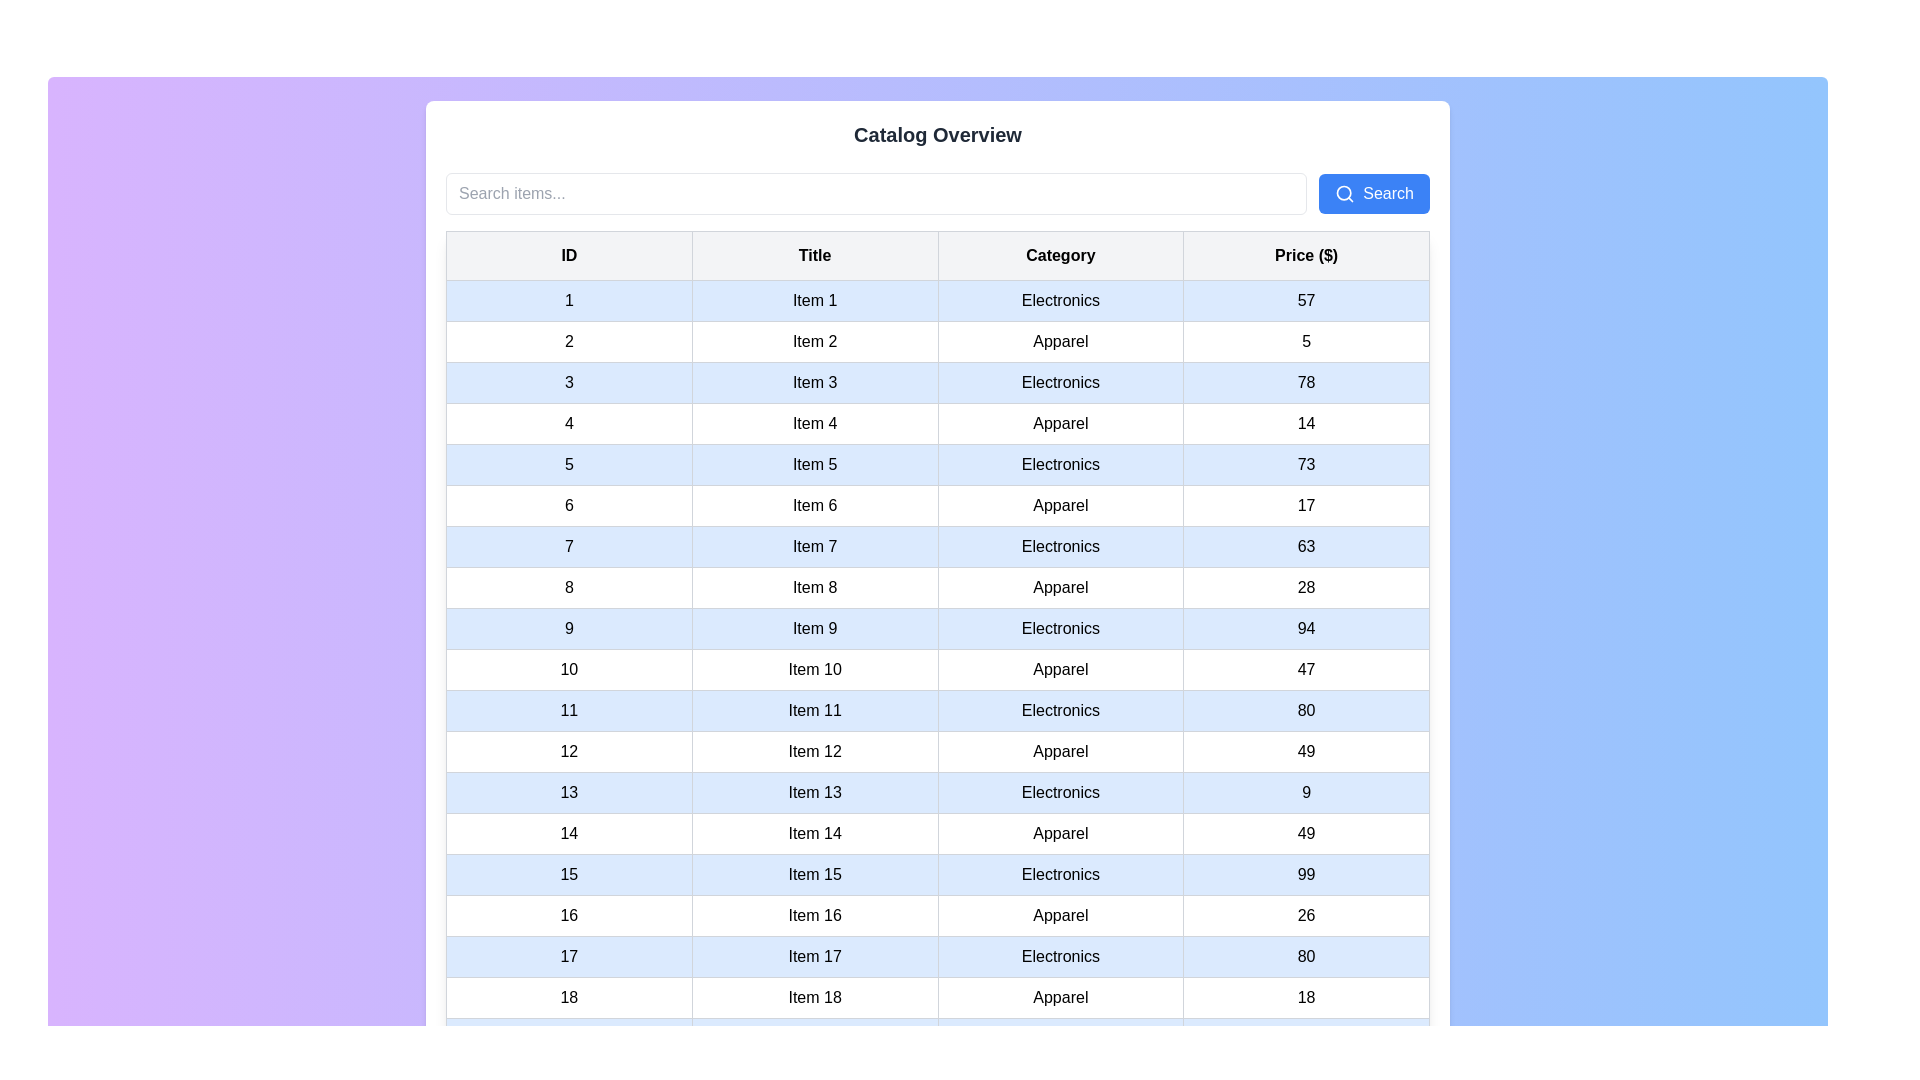  Describe the element at coordinates (936, 465) in the screenshot. I see `details of the item represented by the fifth row in the table, which contains the values '5', 'Item 5', 'Electronics', and '73'` at that location.